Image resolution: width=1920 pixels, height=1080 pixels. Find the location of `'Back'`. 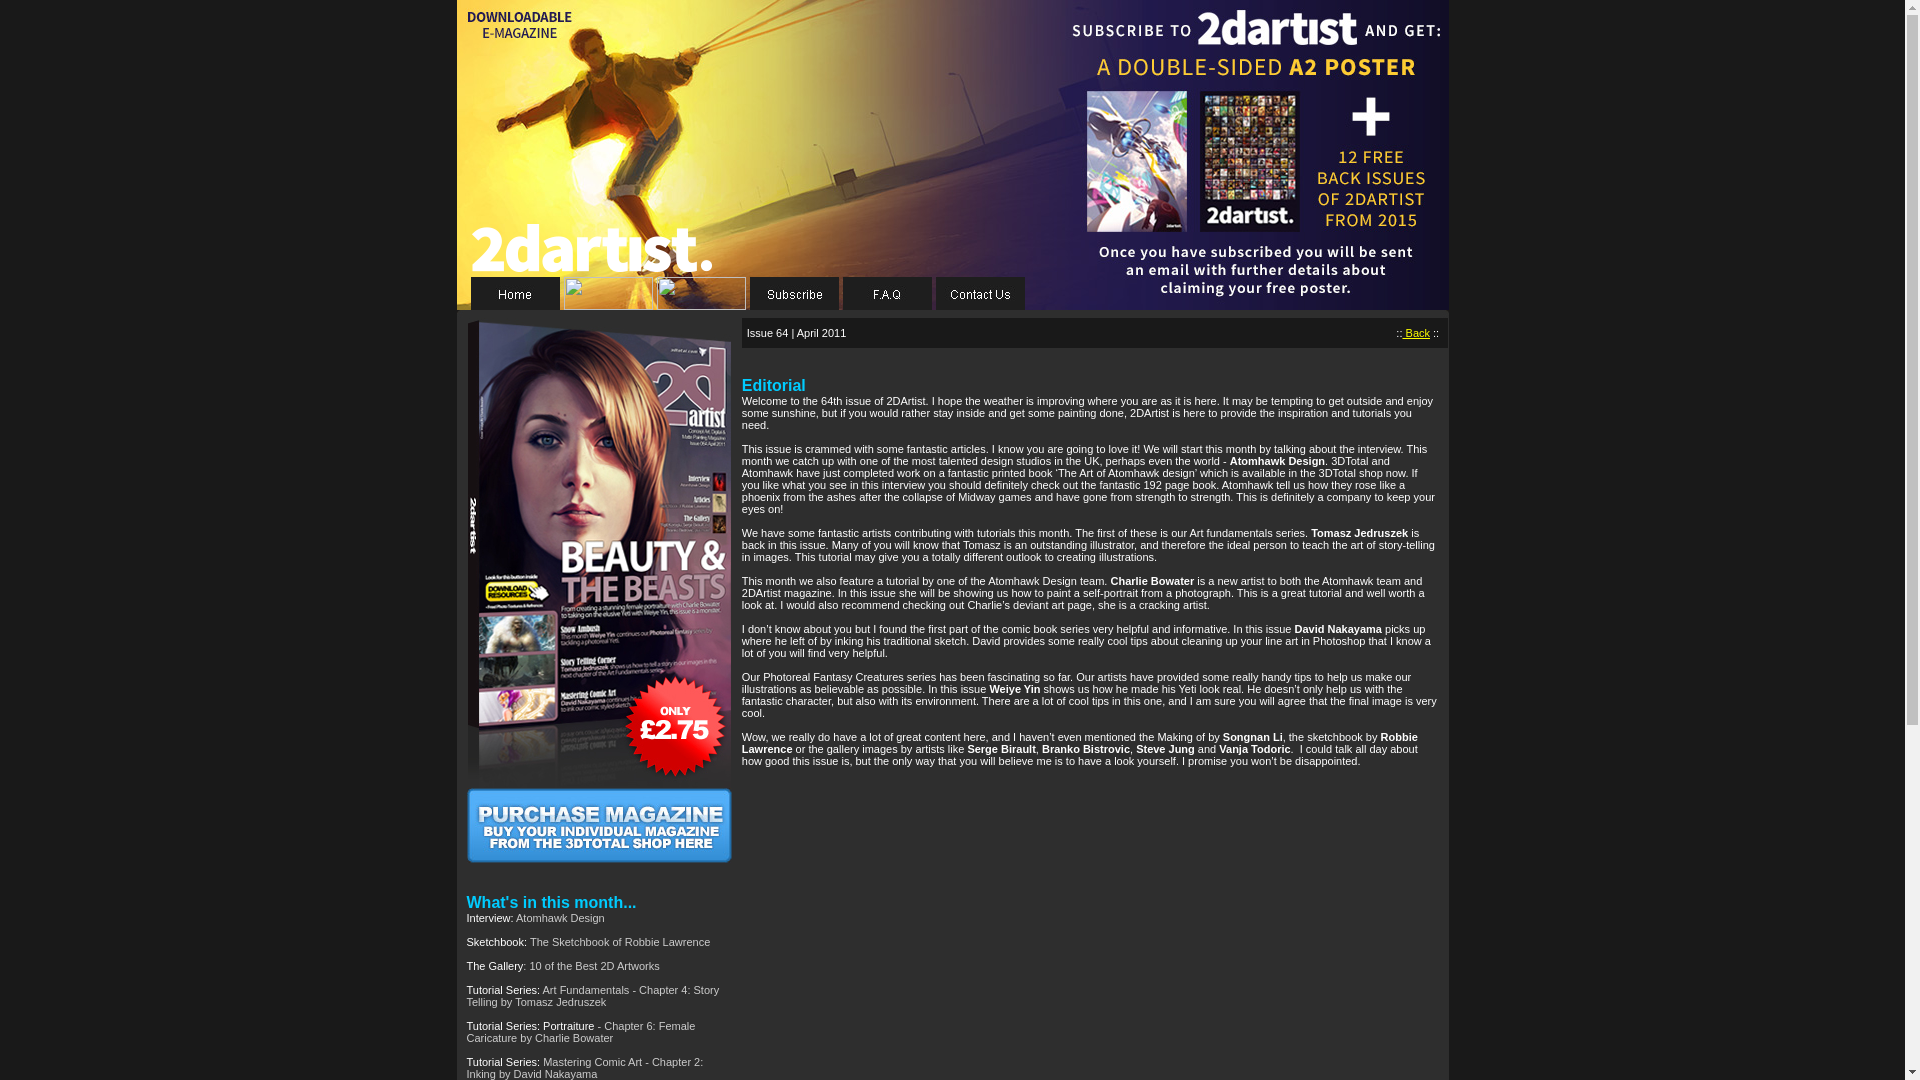

'Back' is located at coordinates (1415, 331).